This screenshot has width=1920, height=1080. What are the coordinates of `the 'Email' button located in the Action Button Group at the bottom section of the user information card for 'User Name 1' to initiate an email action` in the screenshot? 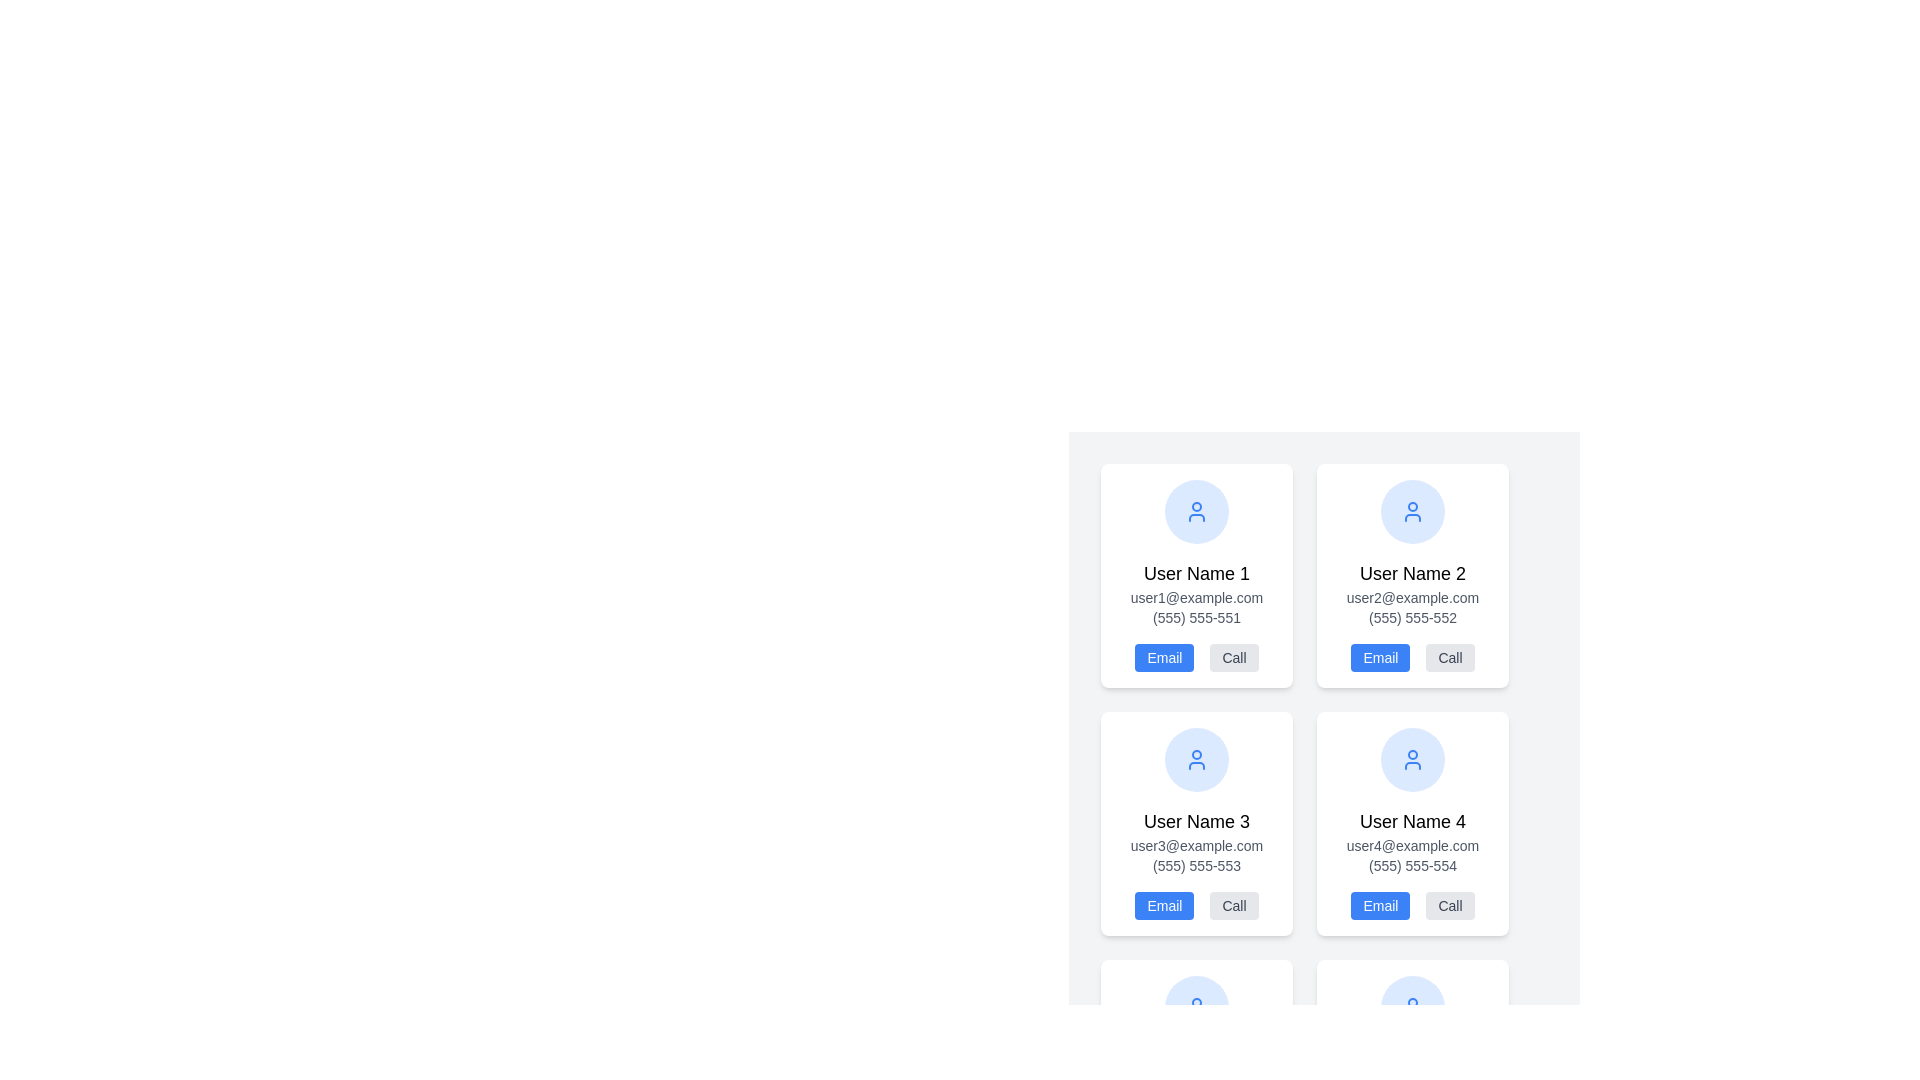 It's located at (1196, 658).